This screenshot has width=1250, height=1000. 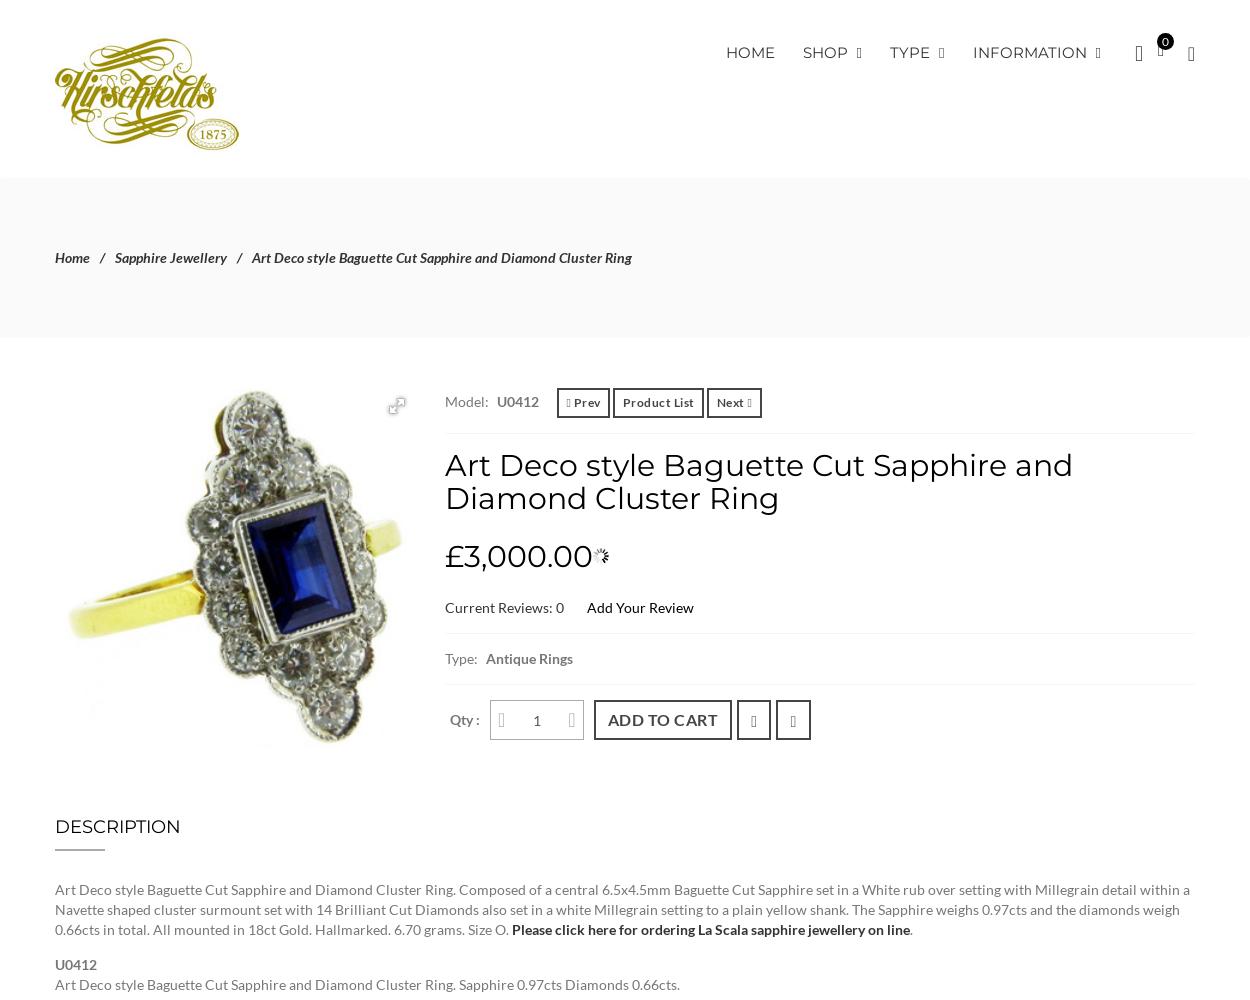 I want to click on 'prev', so click(x=586, y=402).